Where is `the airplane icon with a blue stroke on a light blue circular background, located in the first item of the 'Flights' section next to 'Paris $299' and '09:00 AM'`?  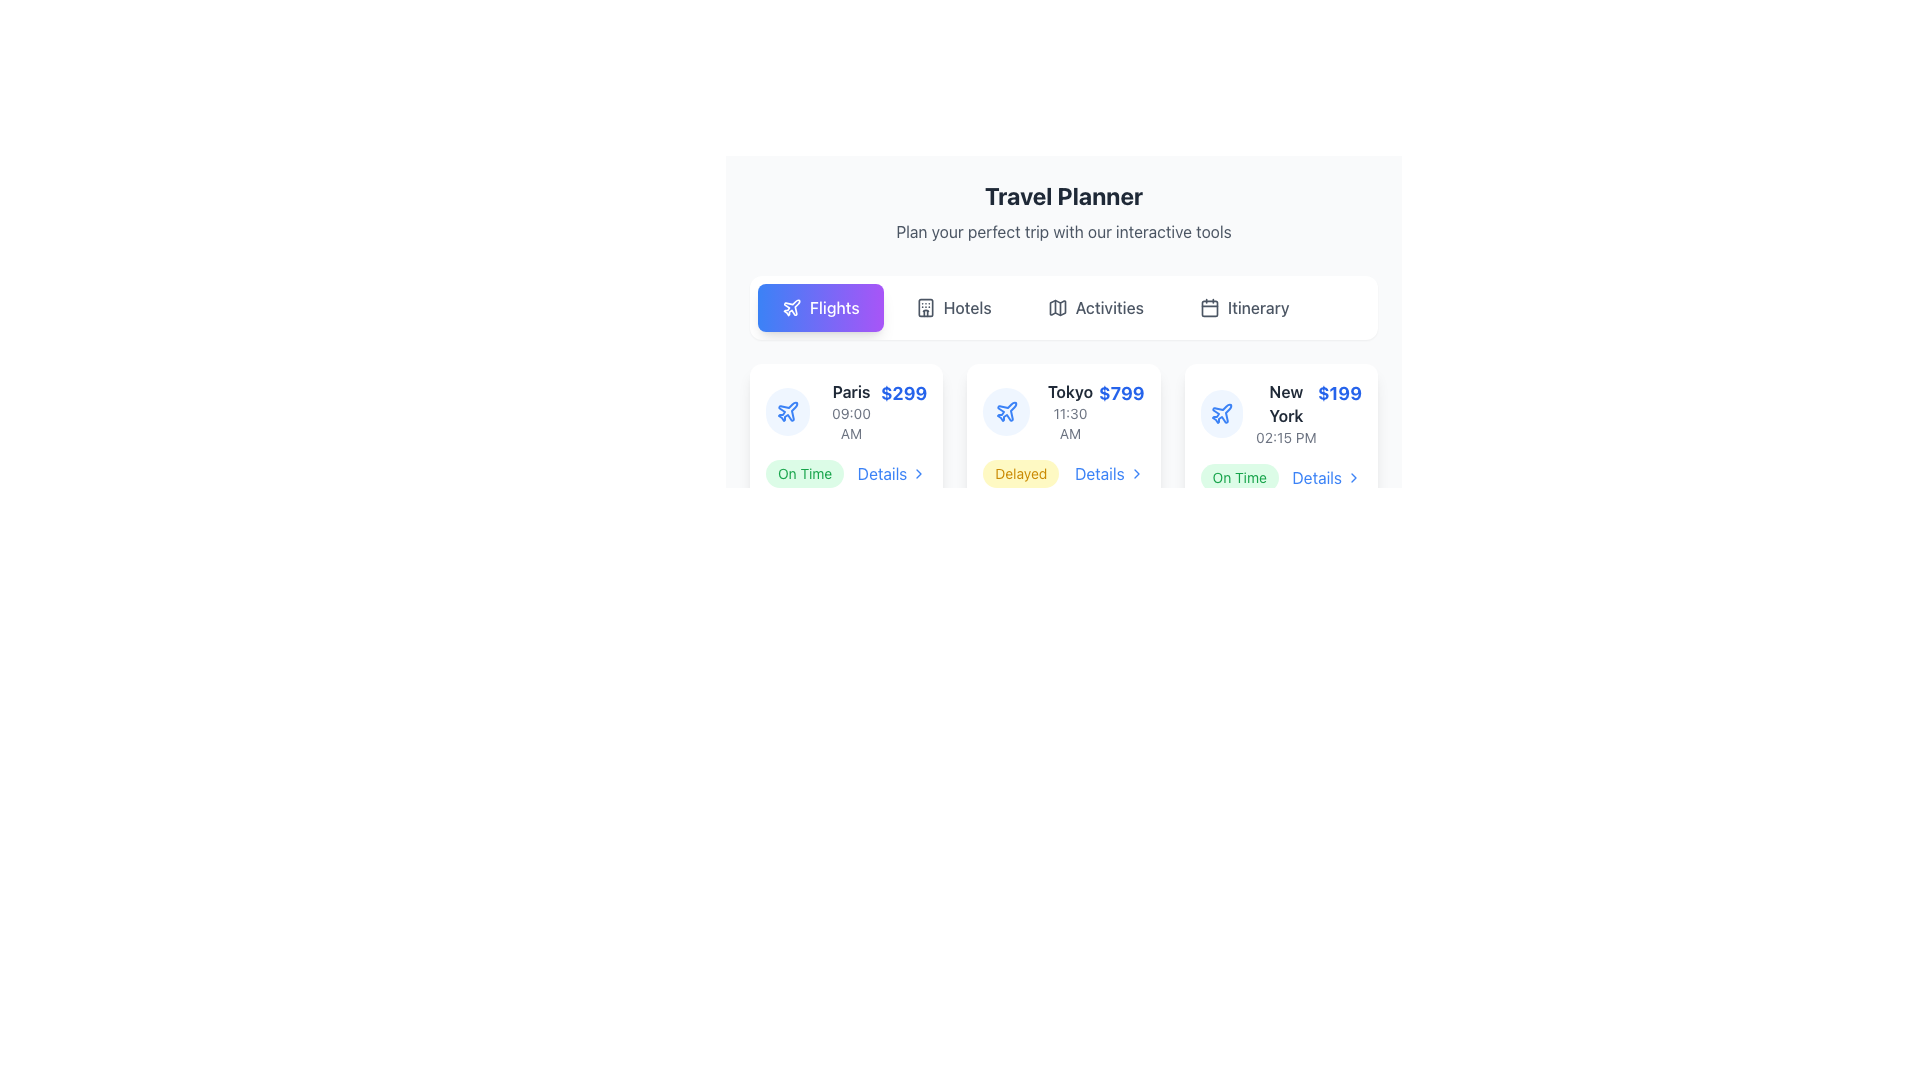
the airplane icon with a blue stroke on a light blue circular background, located in the first item of the 'Flights' section next to 'Paris $299' and '09:00 AM' is located at coordinates (786, 411).